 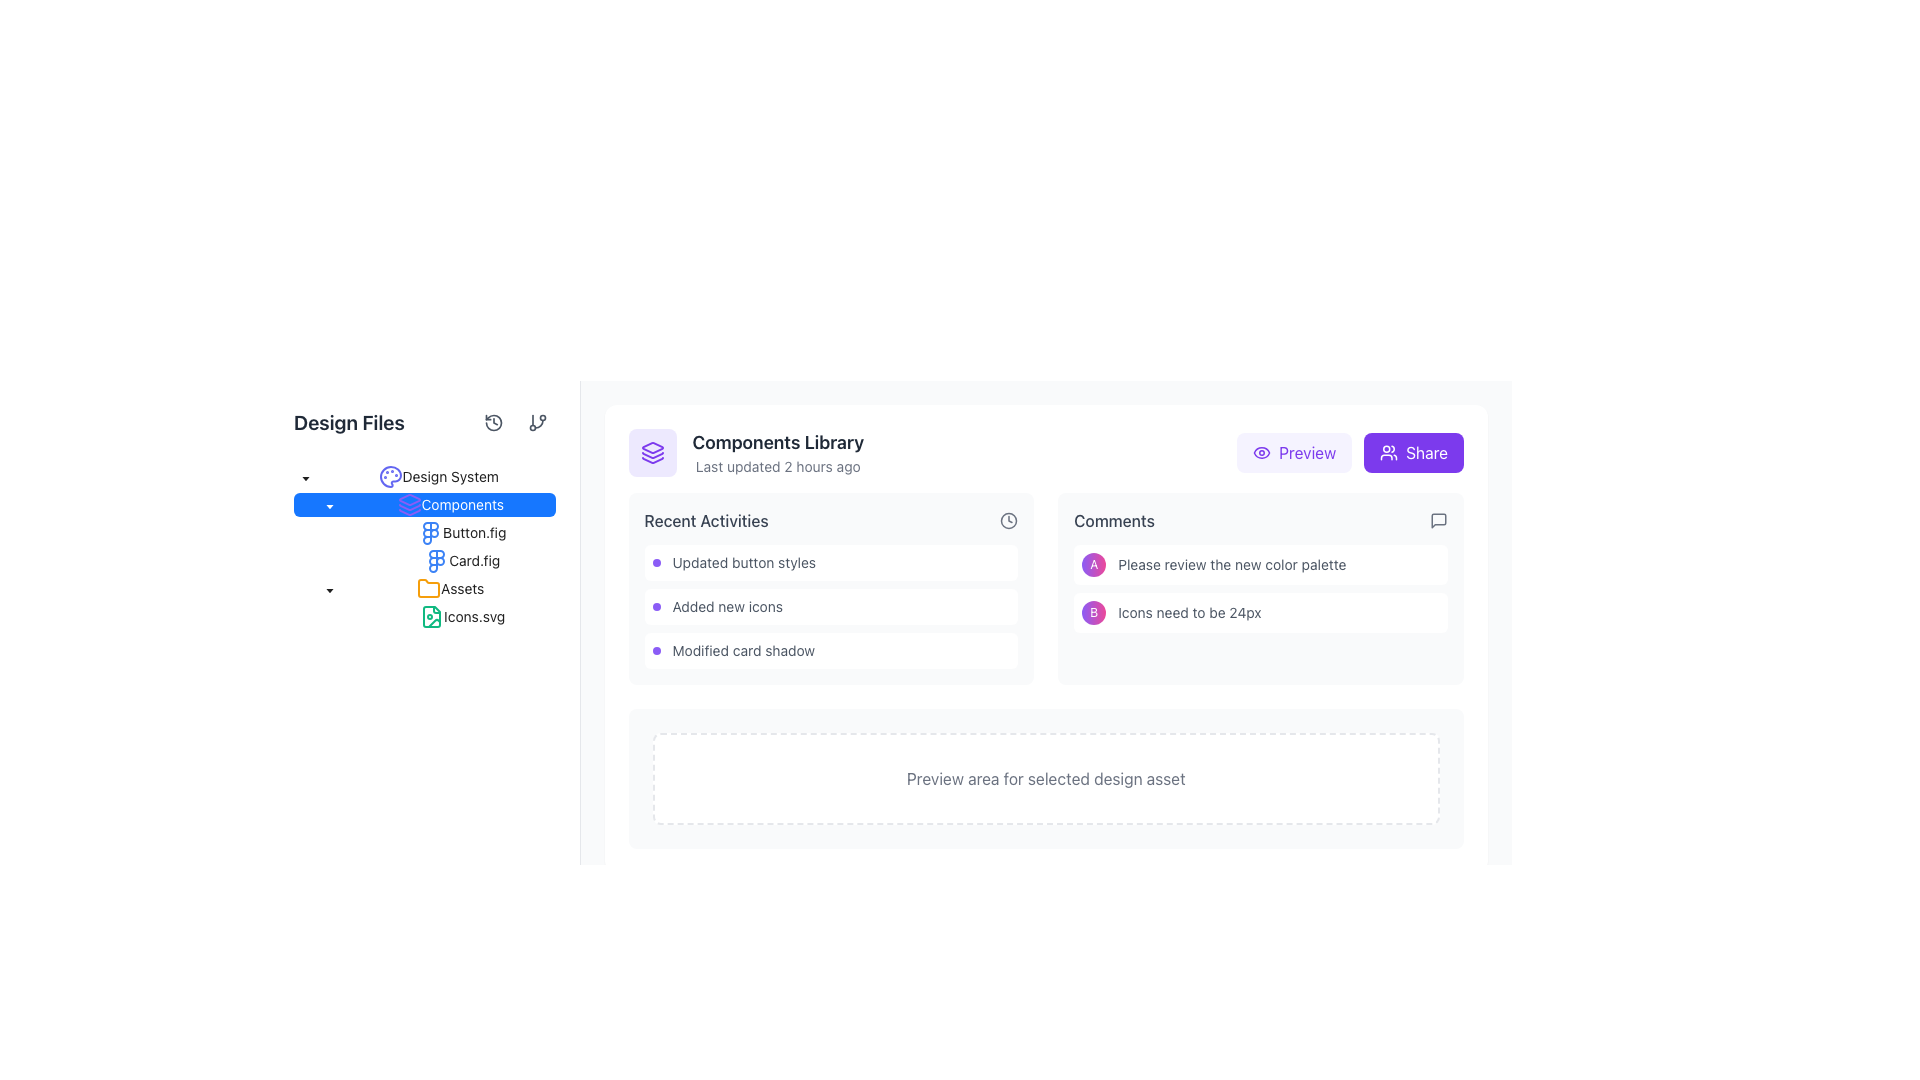 I want to click on the indentation marker representing the level of indentation for the 'Card.fig' item in the hierarchical navigation tree, so click(x=316, y=560).